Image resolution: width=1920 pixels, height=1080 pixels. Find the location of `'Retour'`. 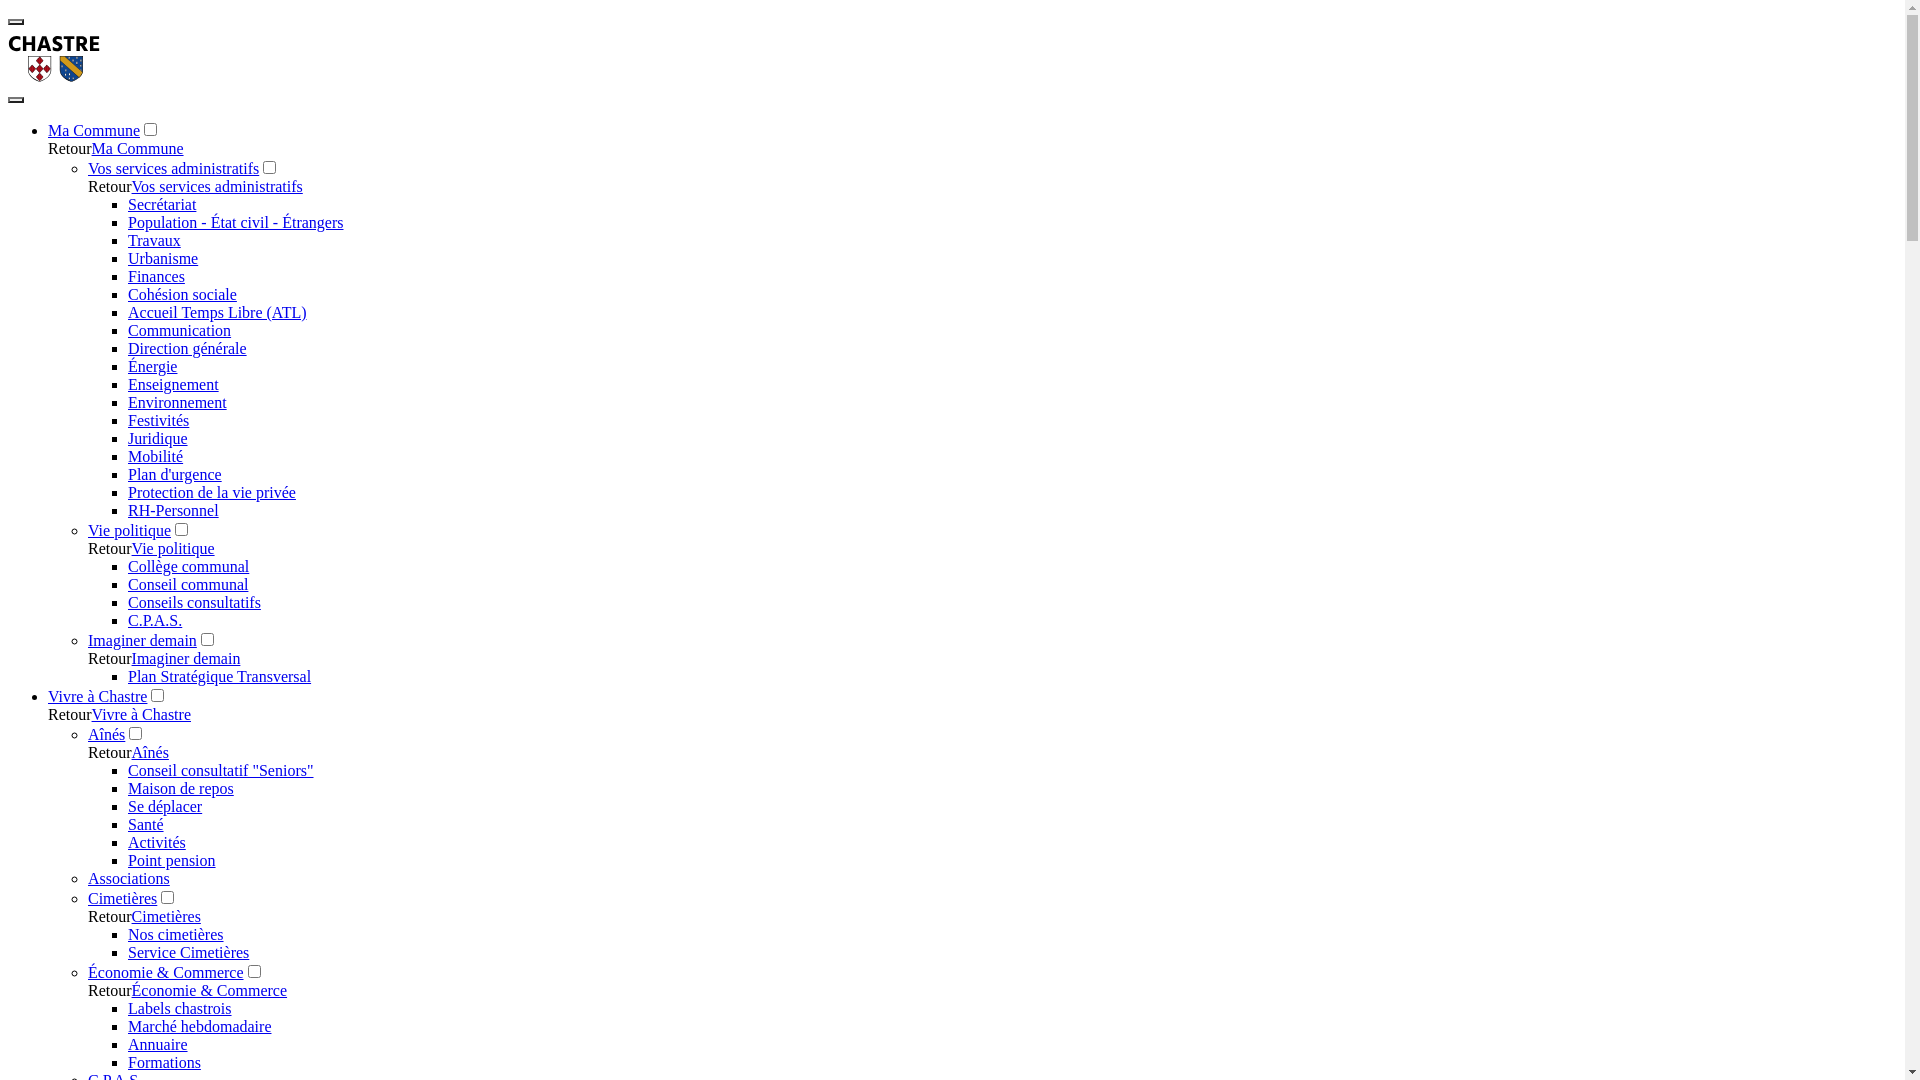

'Retour' is located at coordinates (86, 186).